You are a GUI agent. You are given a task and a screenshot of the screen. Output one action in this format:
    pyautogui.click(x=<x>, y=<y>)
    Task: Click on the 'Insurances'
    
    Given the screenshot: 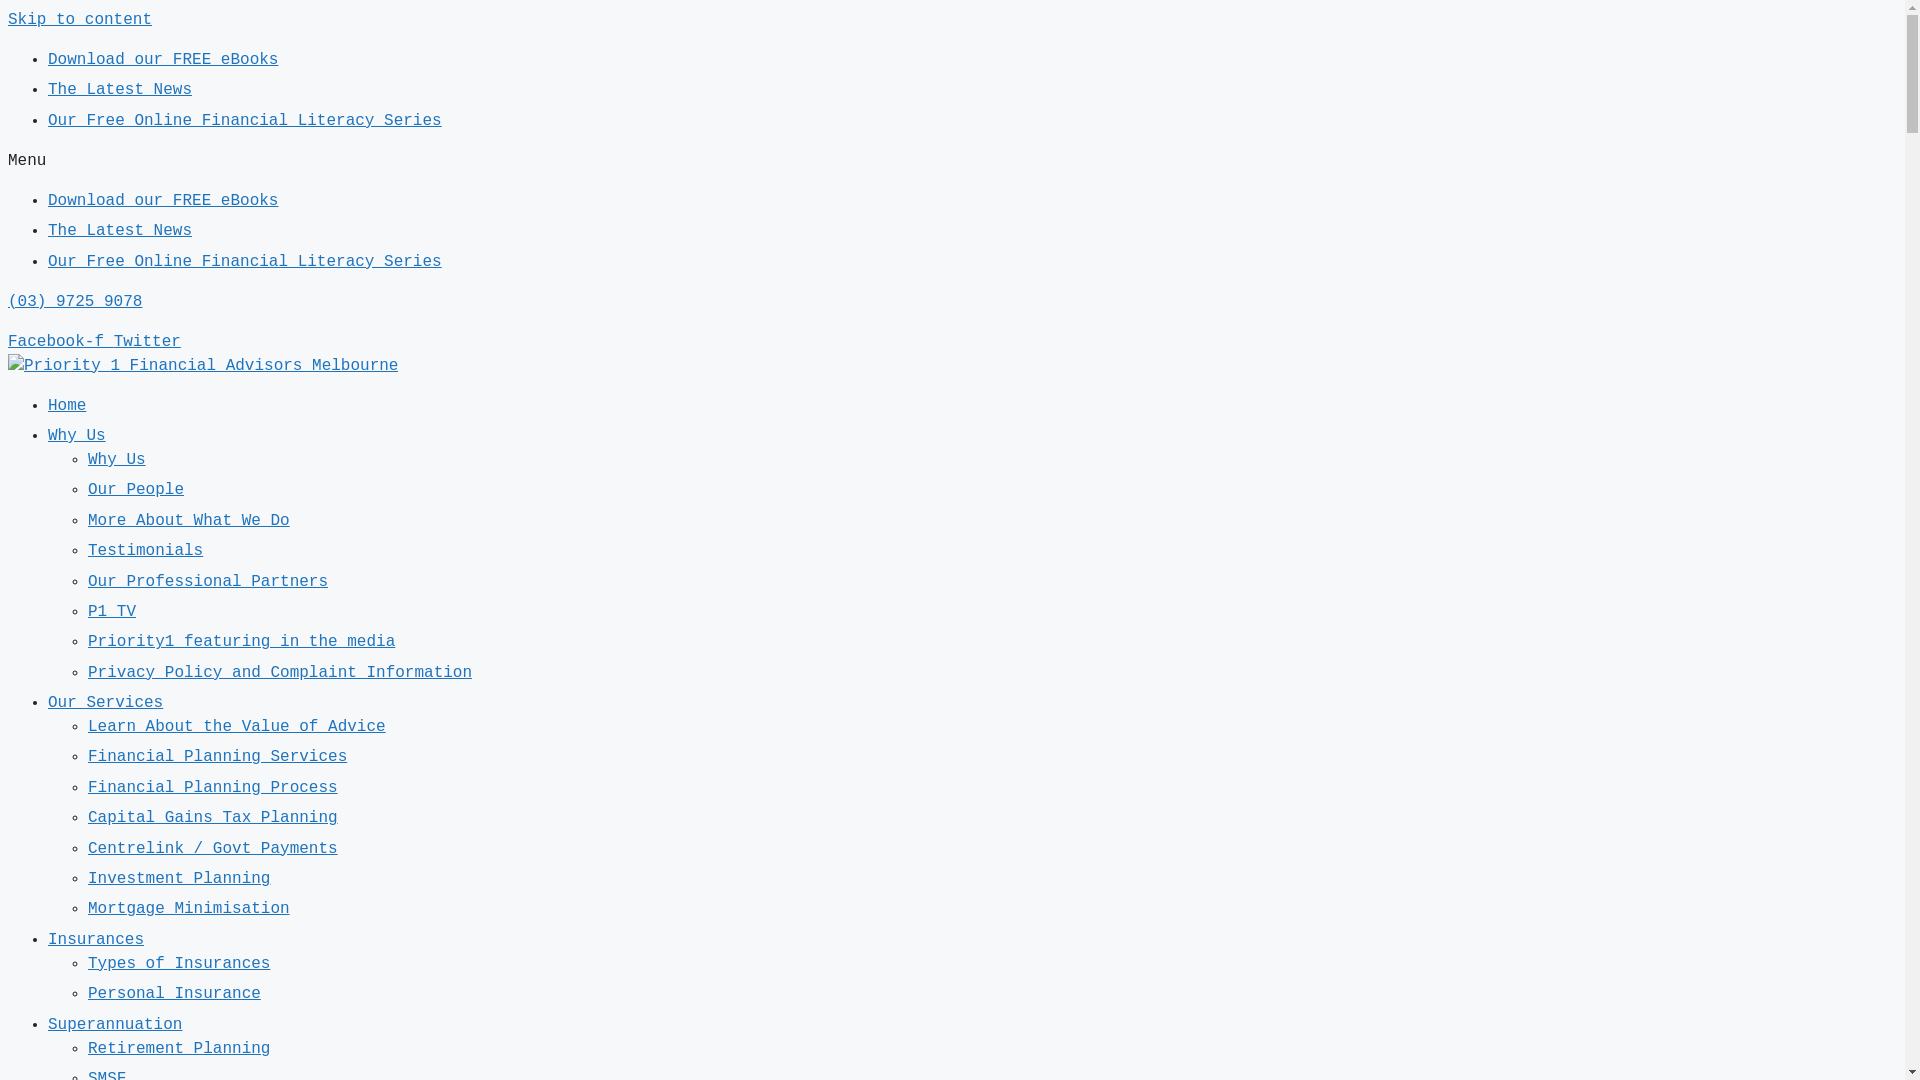 What is the action you would take?
    pyautogui.click(x=95, y=940)
    